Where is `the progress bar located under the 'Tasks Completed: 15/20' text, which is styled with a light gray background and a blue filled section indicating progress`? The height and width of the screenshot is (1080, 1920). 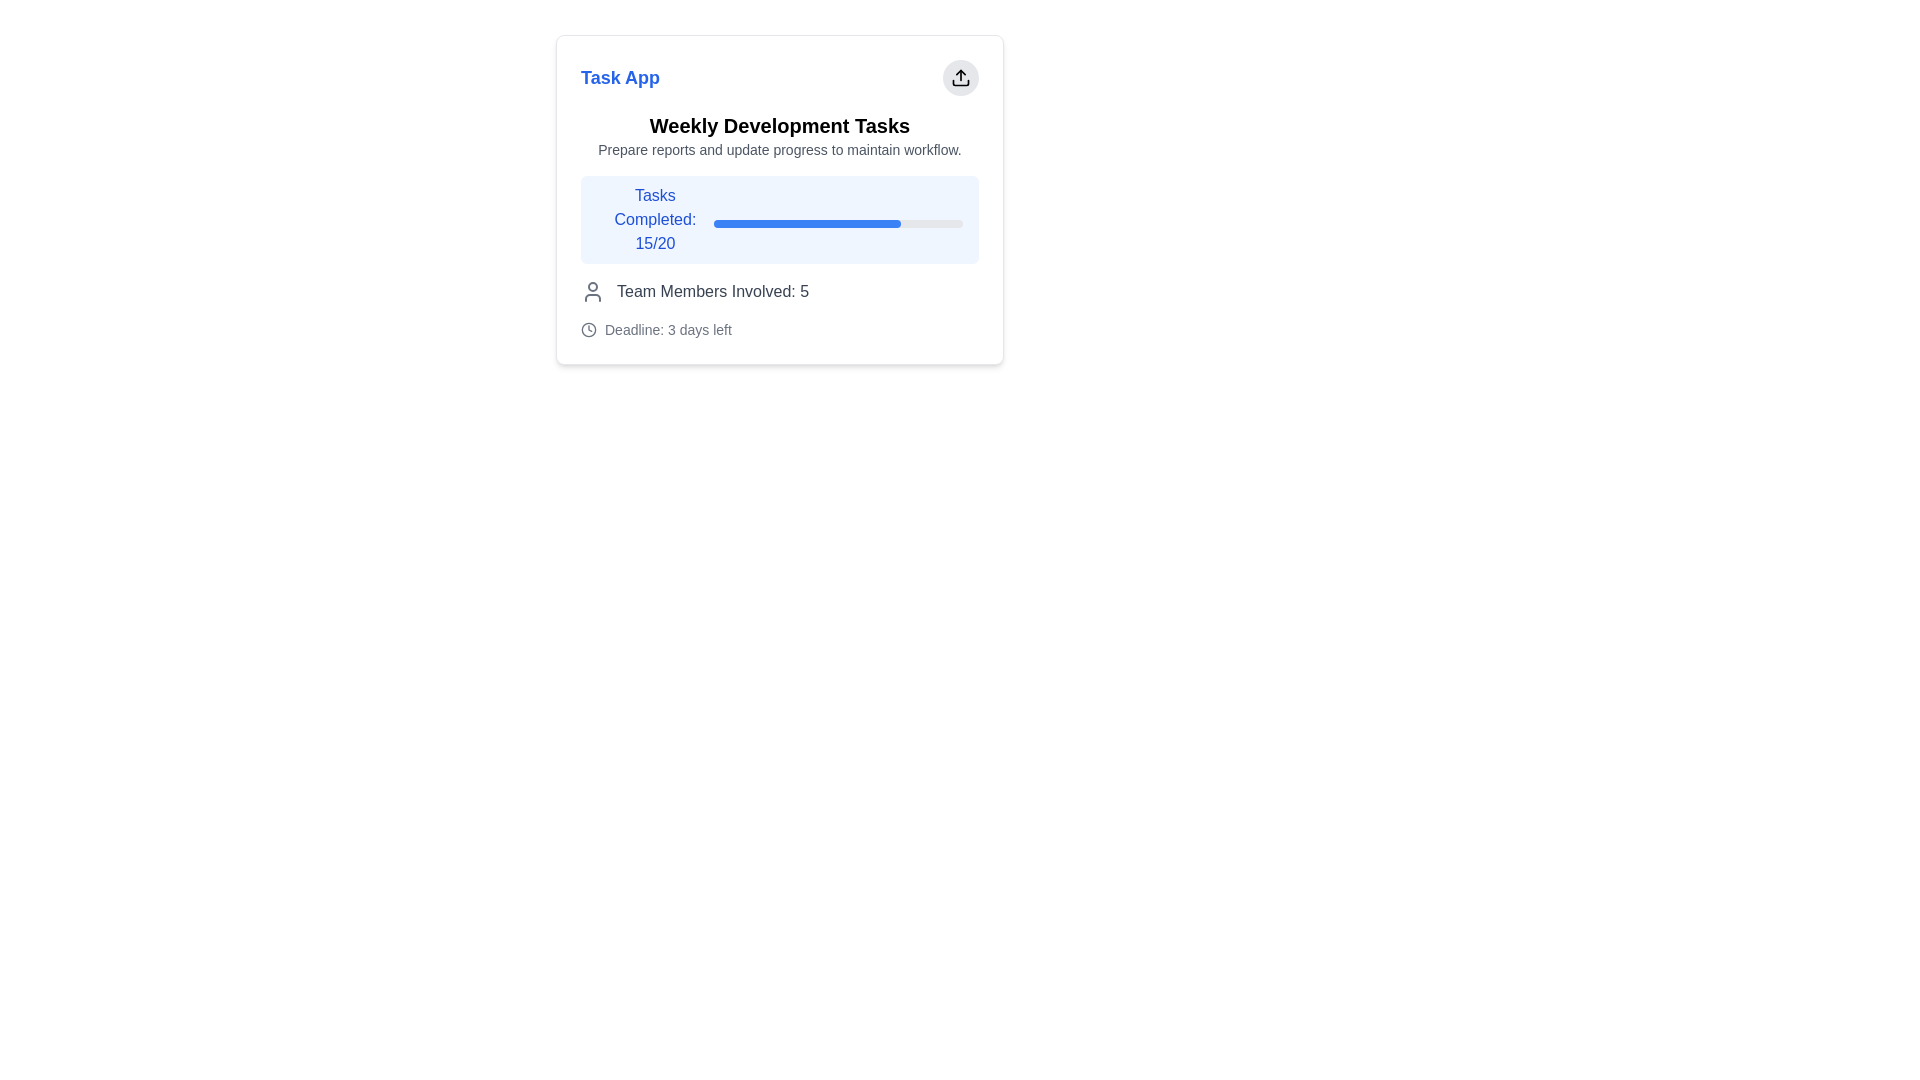
the progress bar located under the 'Tasks Completed: 15/20' text, which is styled with a light gray background and a blue filled section indicating progress is located at coordinates (838, 223).